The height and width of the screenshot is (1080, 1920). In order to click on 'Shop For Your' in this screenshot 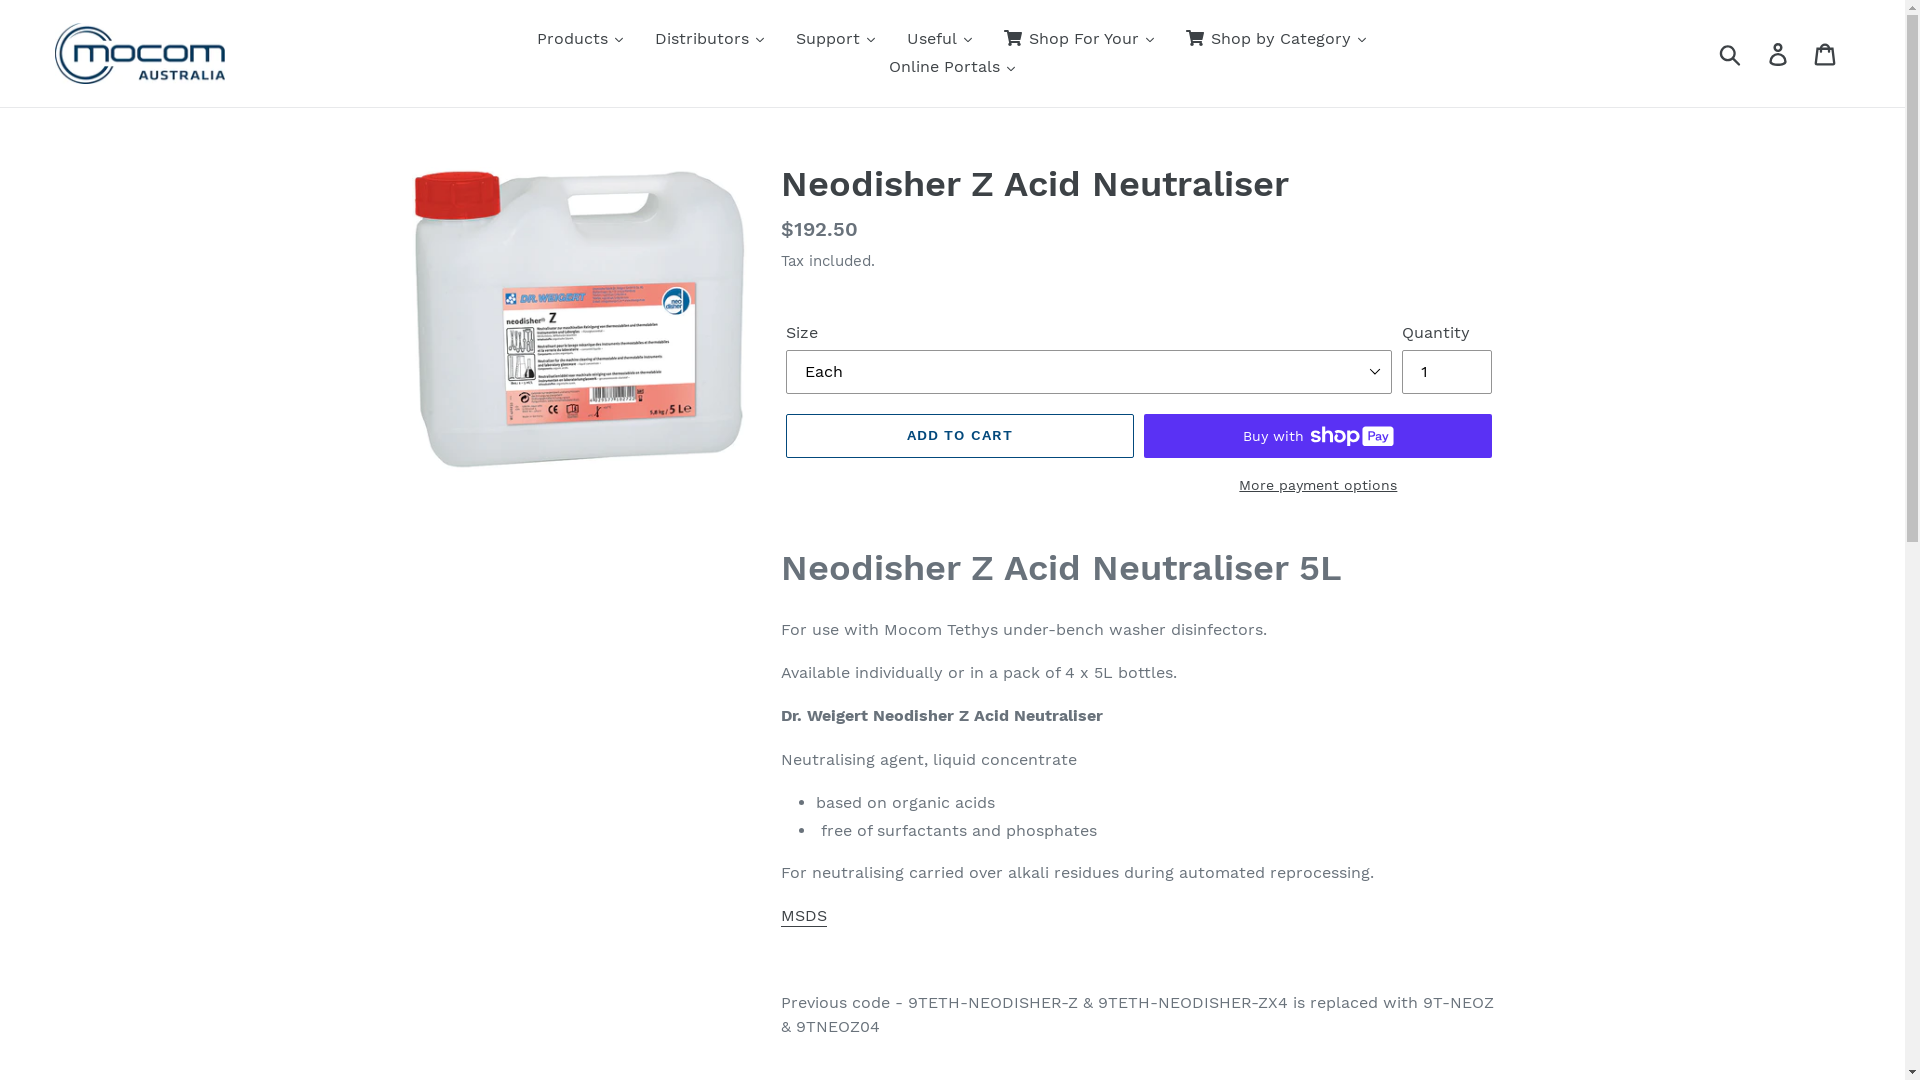, I will do `click(988, 38)`.